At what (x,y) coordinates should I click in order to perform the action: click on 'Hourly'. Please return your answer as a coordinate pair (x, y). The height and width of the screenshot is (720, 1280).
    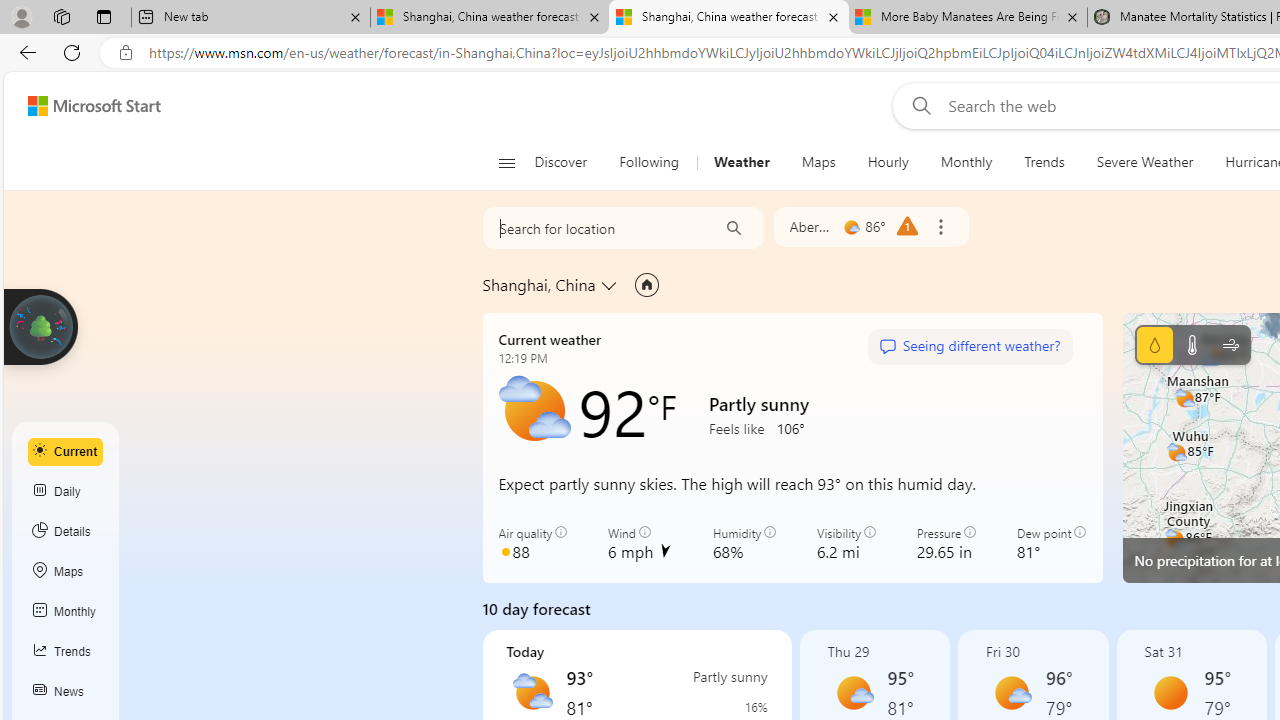
    Looking at the image, I should click on (887, 162).